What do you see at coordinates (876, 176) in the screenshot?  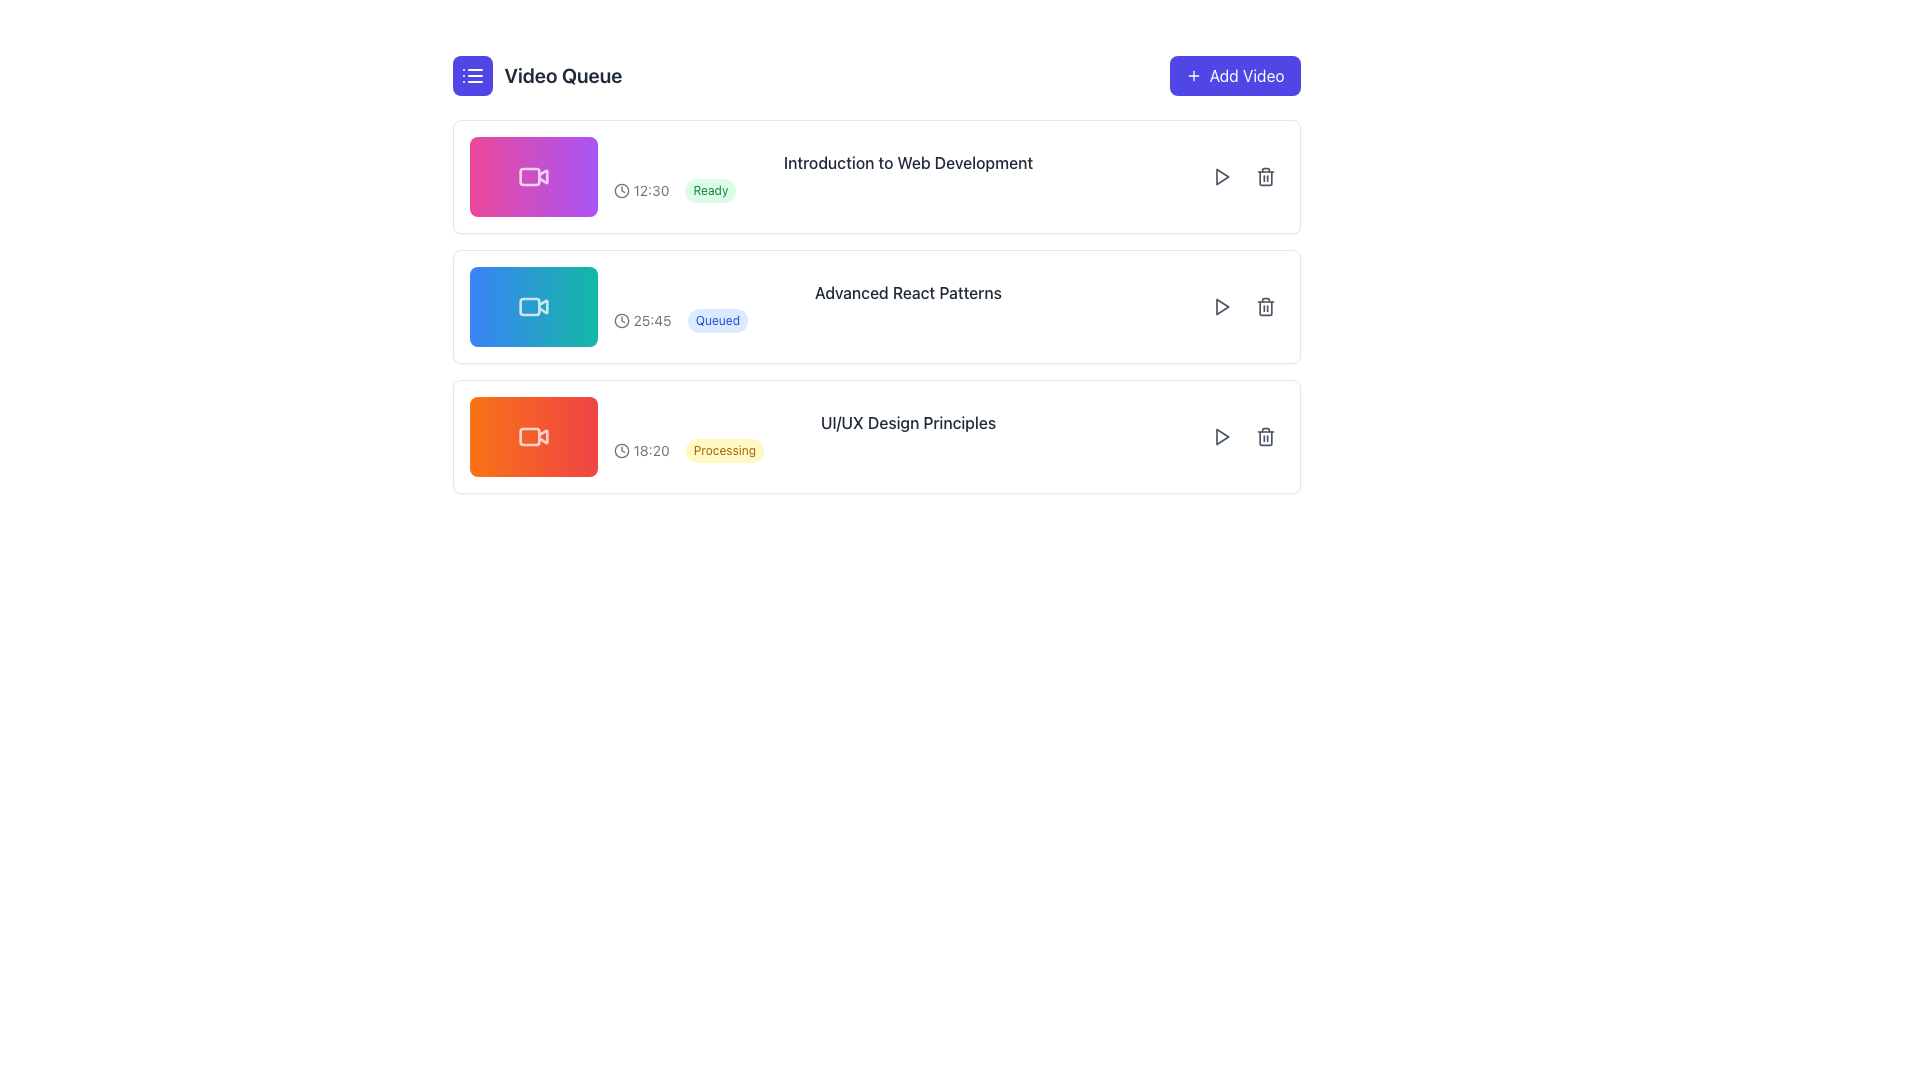 I see `details presented on the informational card titled 'Introduction to Web Development' located at the top of the video queue list` at bounding box center [876, 176].